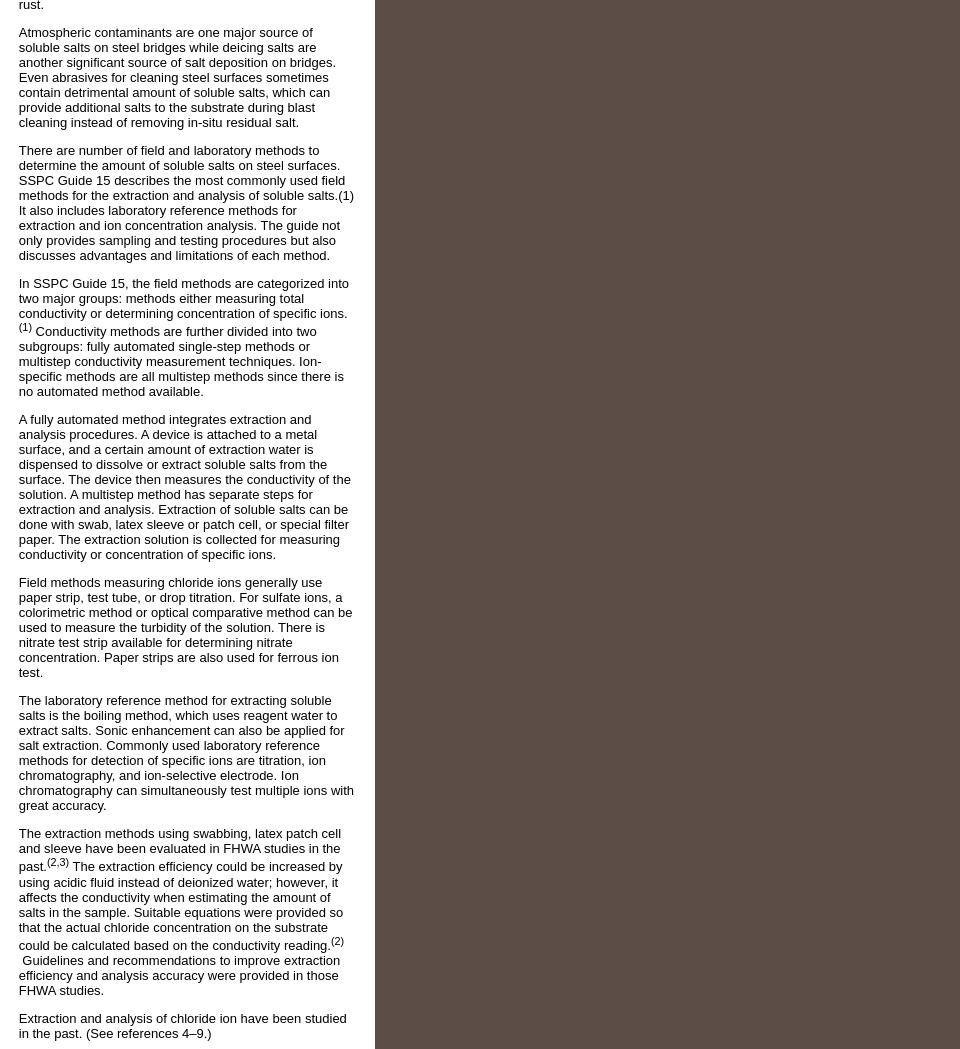 The image size is (960, 1049). I want to click on '(1)', so click(23, 325).